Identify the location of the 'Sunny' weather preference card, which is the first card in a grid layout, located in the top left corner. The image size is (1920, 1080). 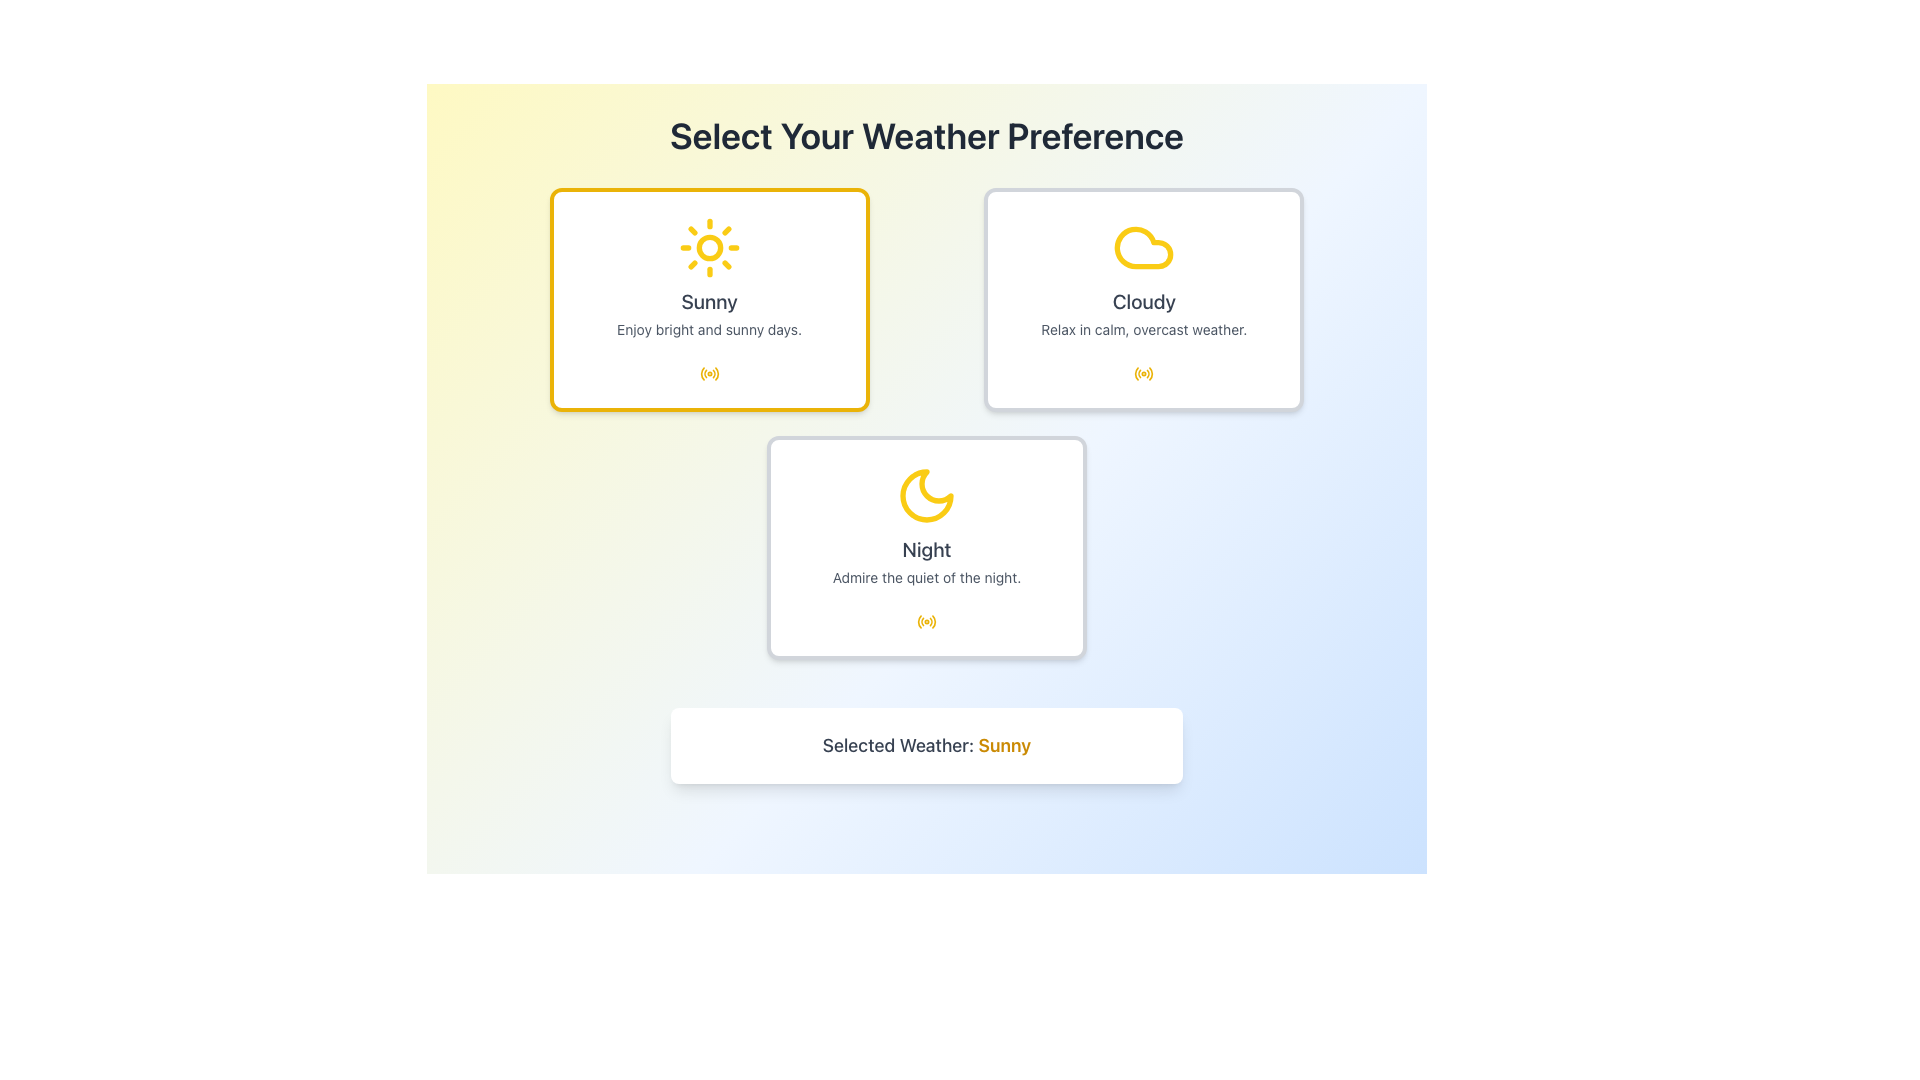
(709, 300).